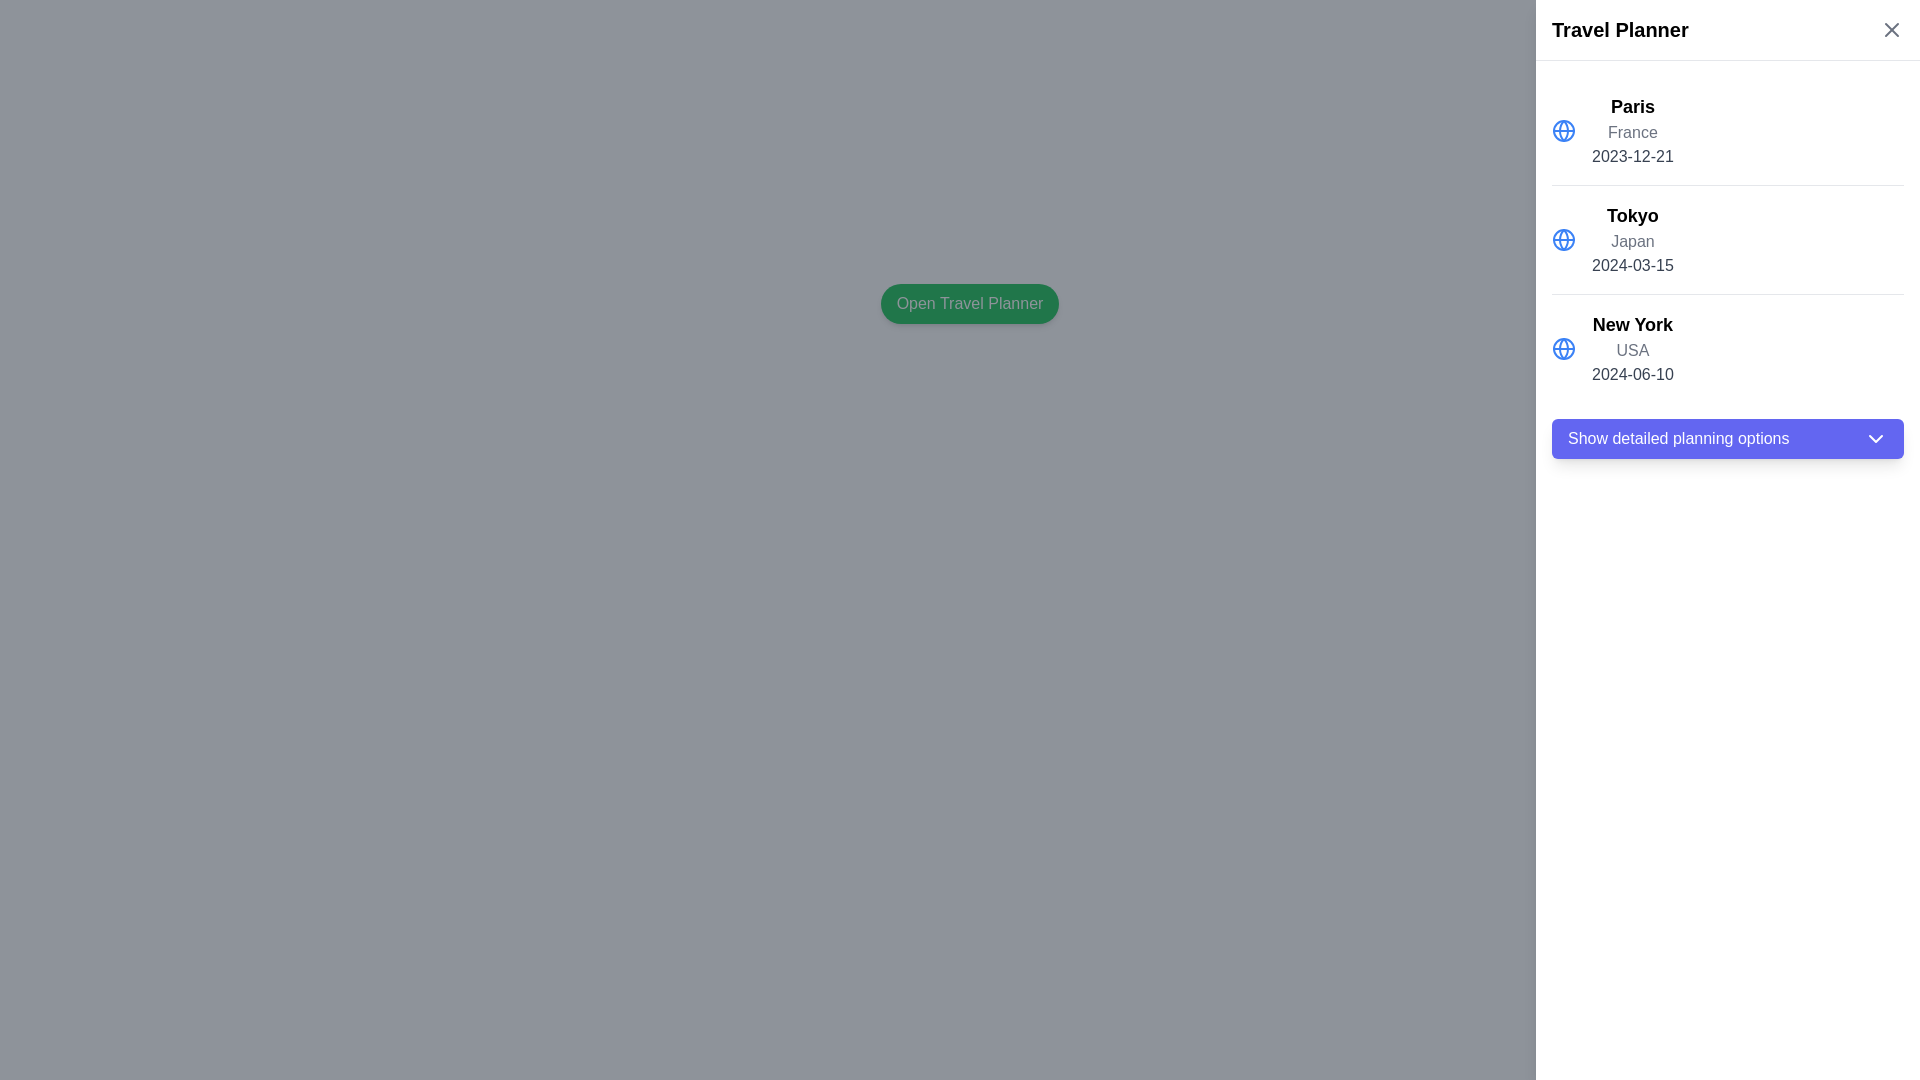 This screenshot has height=1080, width=1920. What do you see at coordinates (1632, 350) in the screenshot?
I see `text label that identifies the country of the associated city, located between the bold 'New York' text and the gray '2024-06-10' text` at bounding box center [1632, 350].